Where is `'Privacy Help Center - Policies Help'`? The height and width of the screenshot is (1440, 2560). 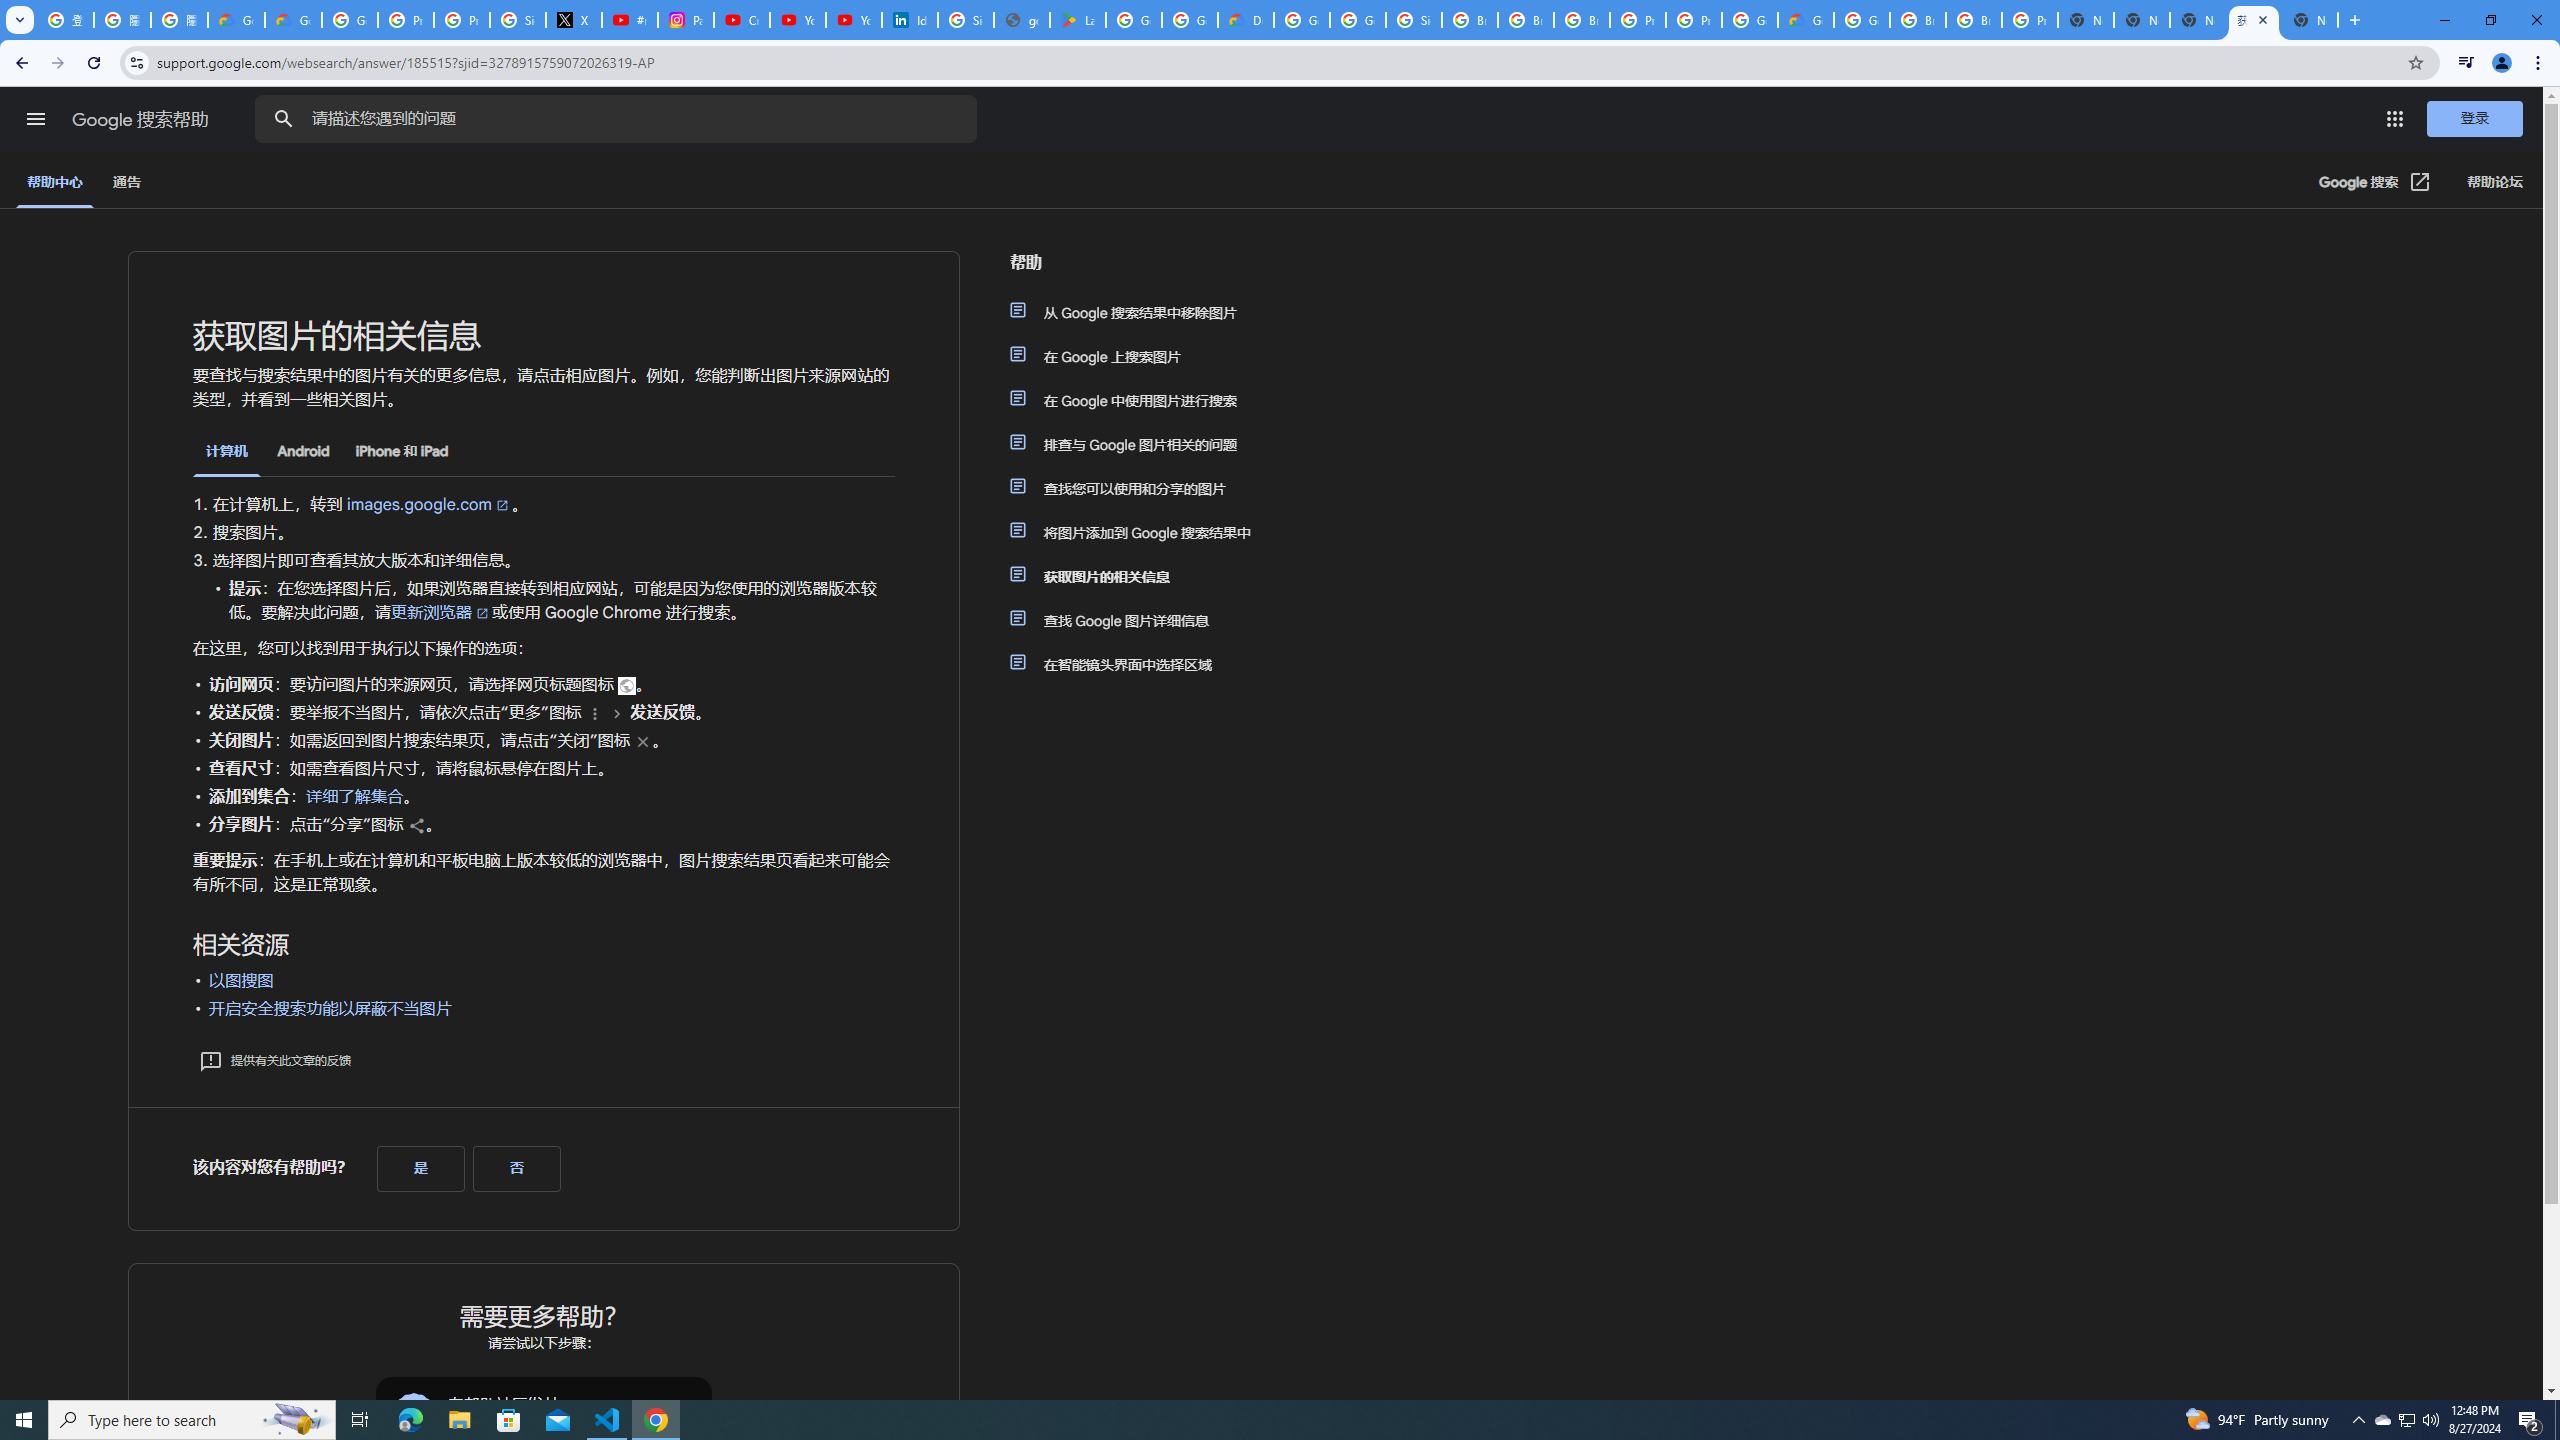
'Privacy Help Center - Policies Help' is located at coordinates (461, 19).